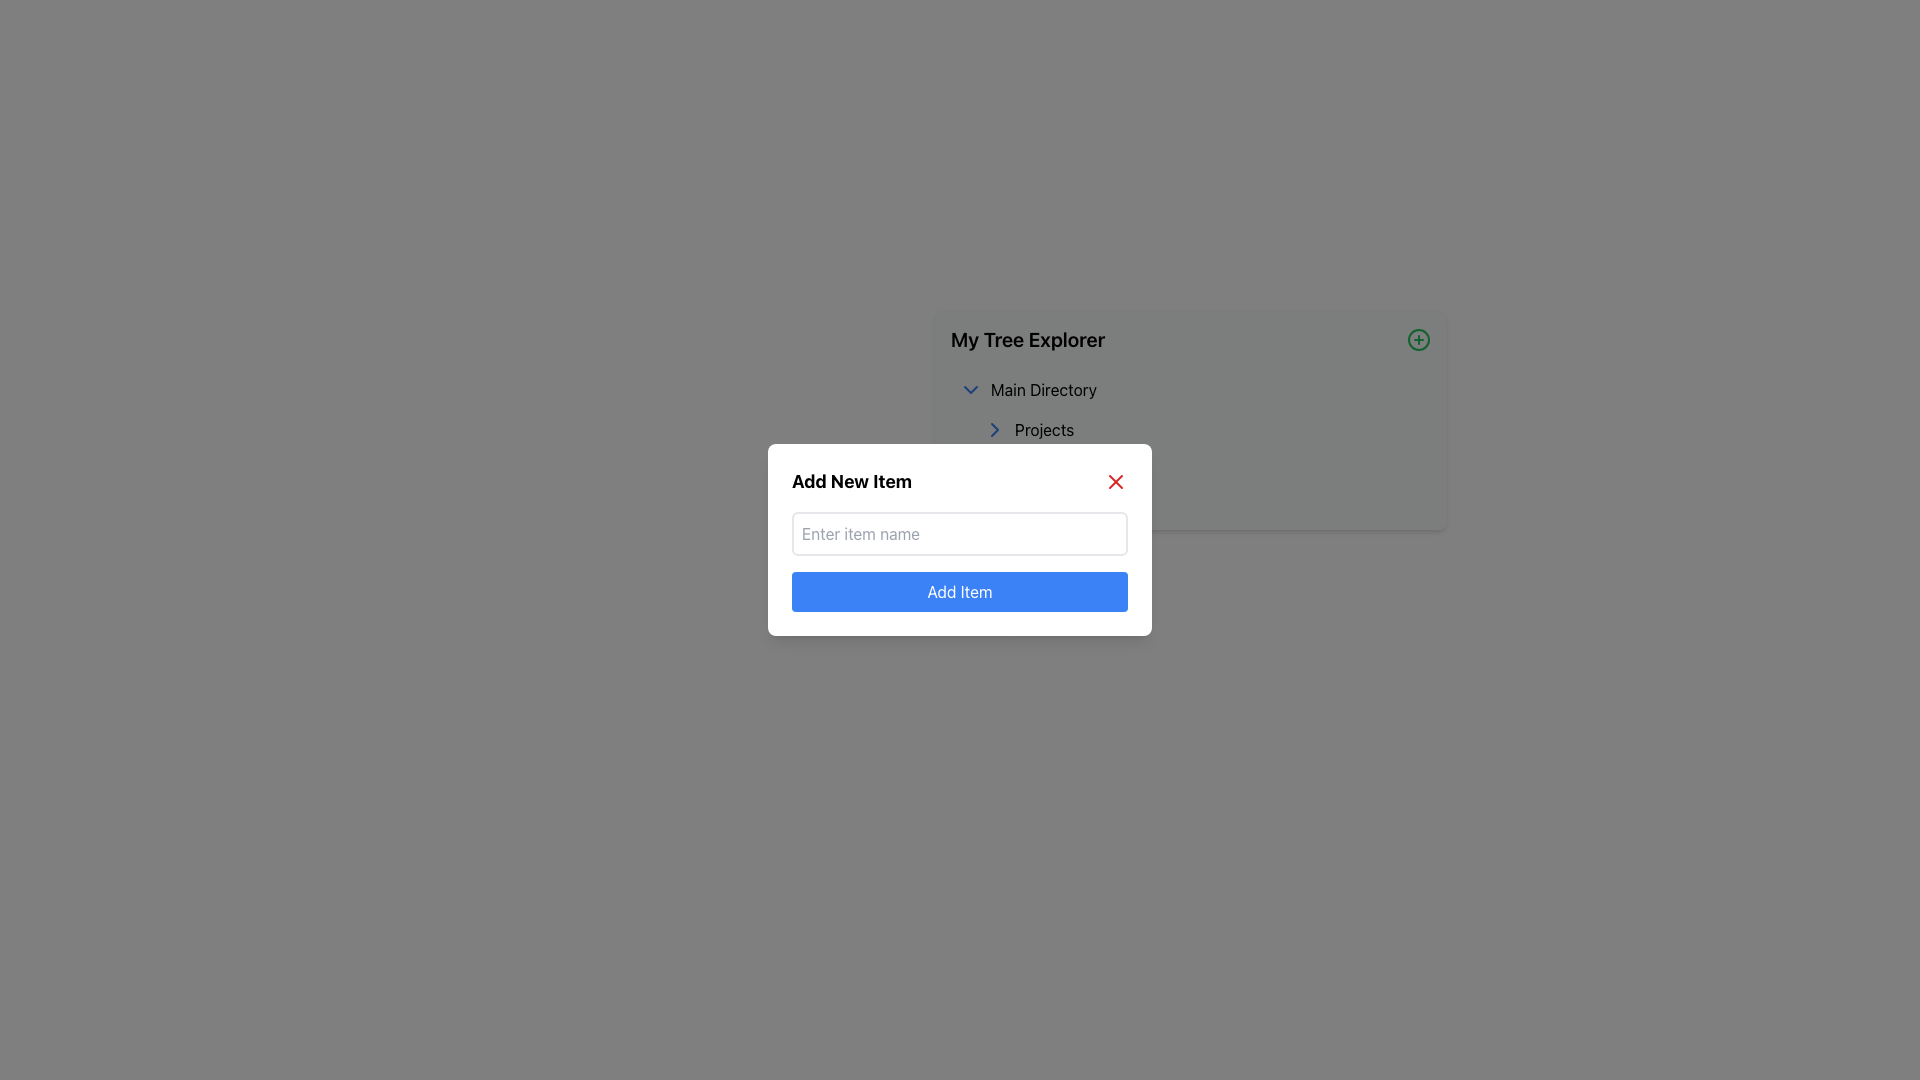 This screenshot has width=1920, height=1080. I want to click on the Toggle button labeled 'Projects' in the tree explorer interface, so click(1202, 428).